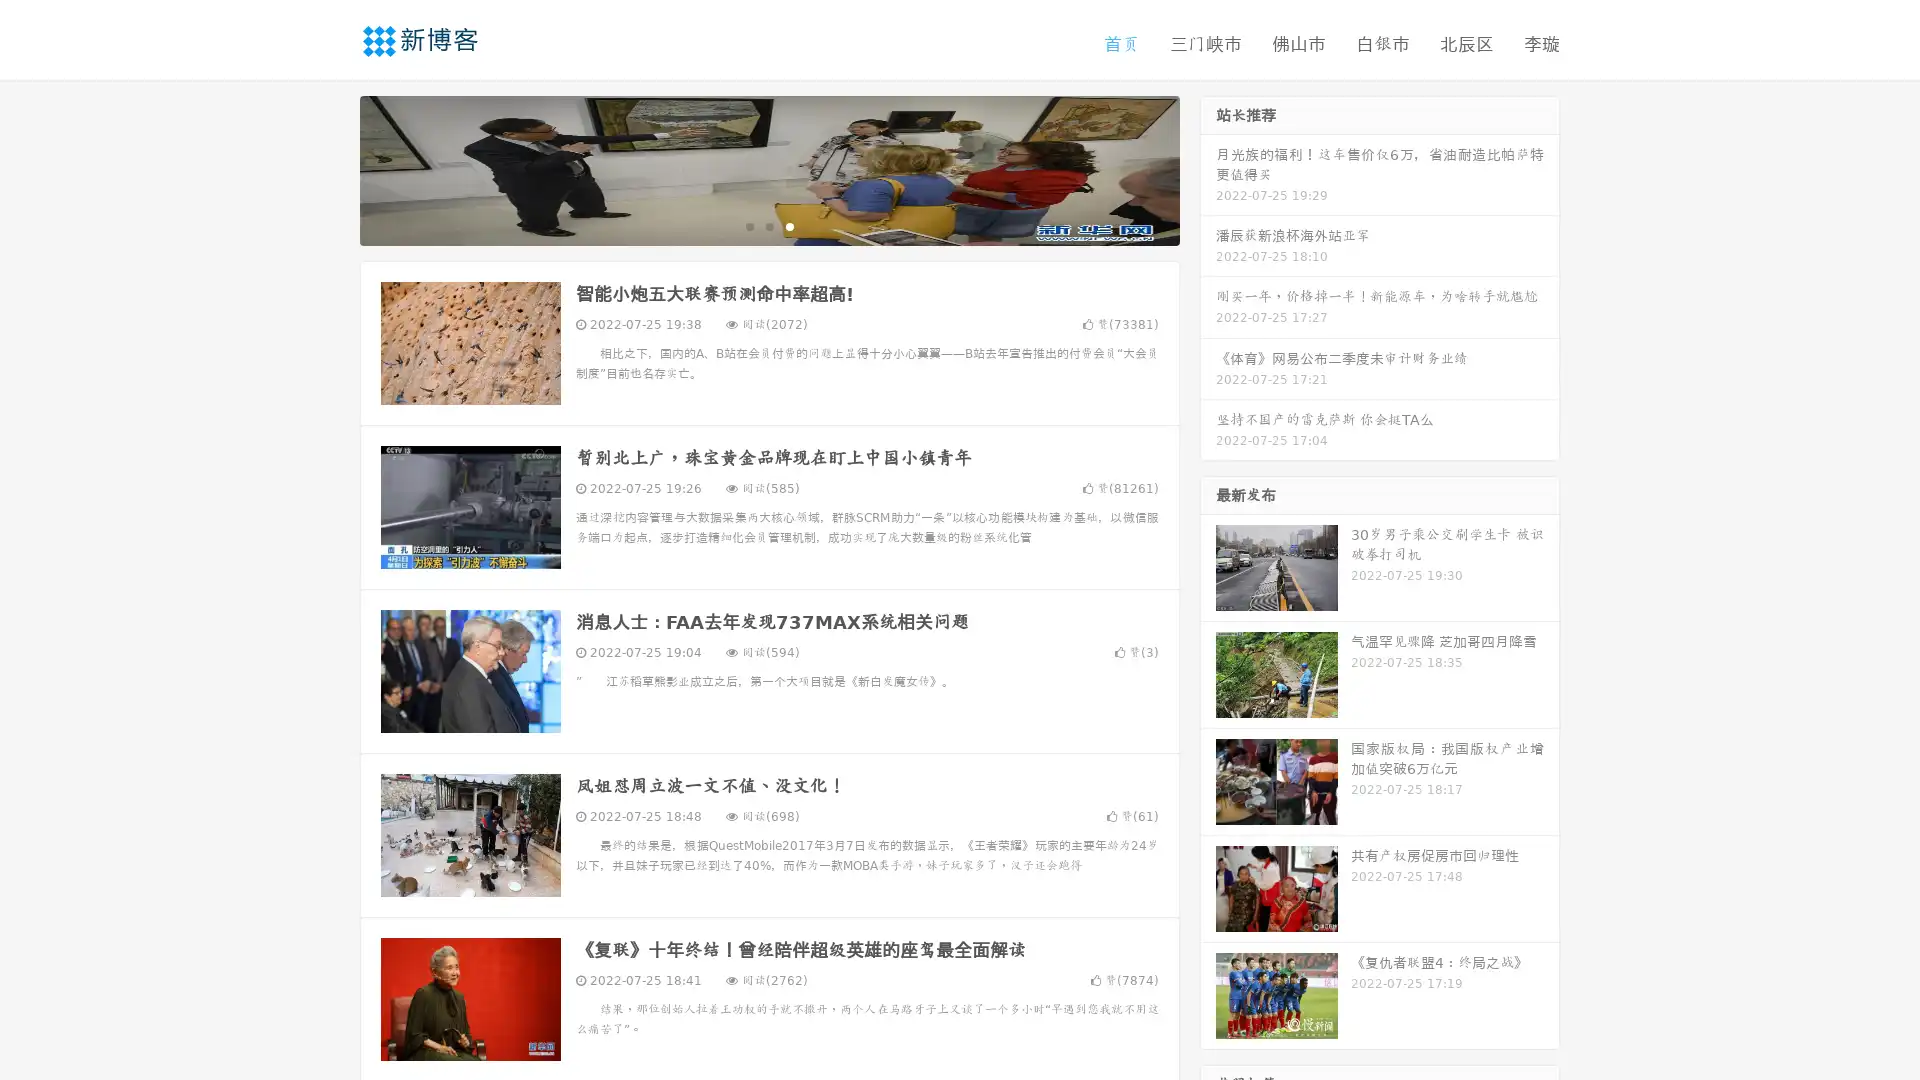  What do you see at coordinates (1208, 168) in the screenshot?
I see `Next slide` at bounding box center [1208, 168].